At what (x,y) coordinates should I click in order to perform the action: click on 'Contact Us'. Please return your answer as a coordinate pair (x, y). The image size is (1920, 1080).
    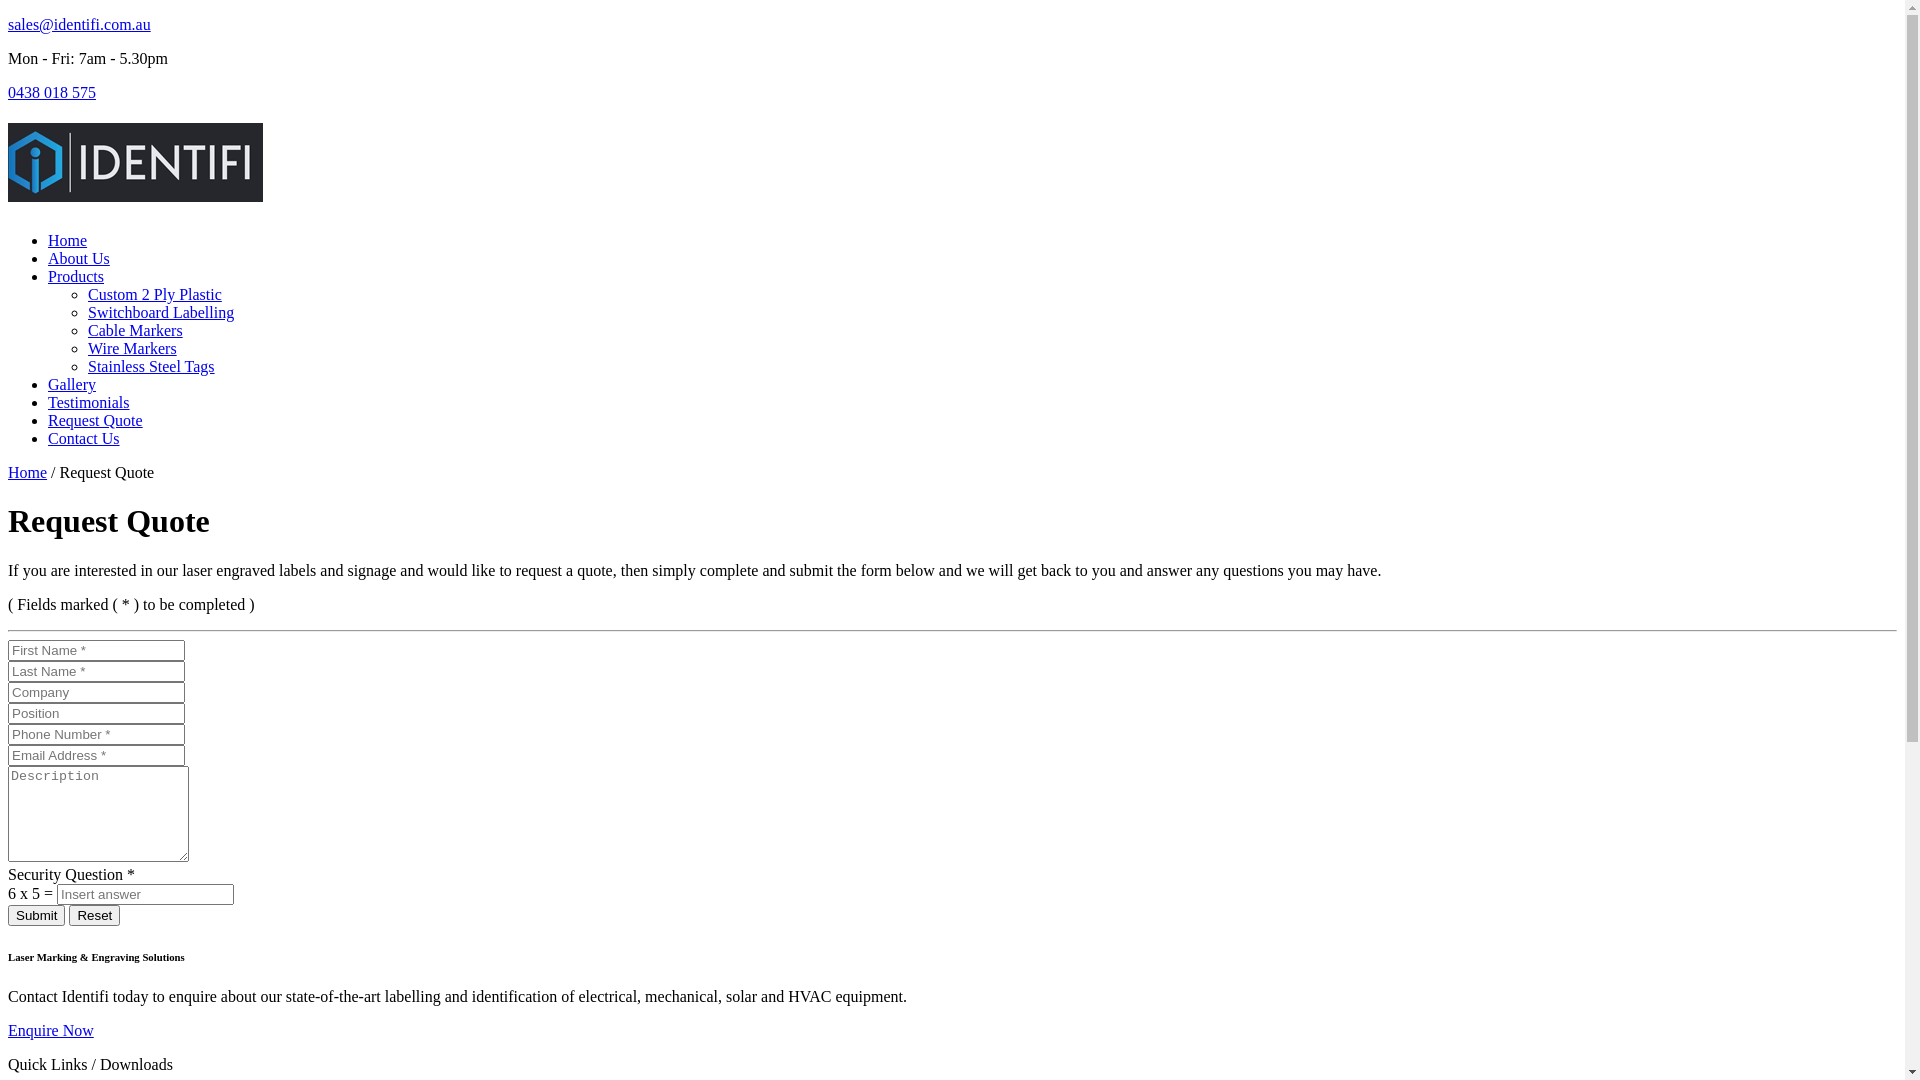
    Looking at the image, I should click on (48, 437).